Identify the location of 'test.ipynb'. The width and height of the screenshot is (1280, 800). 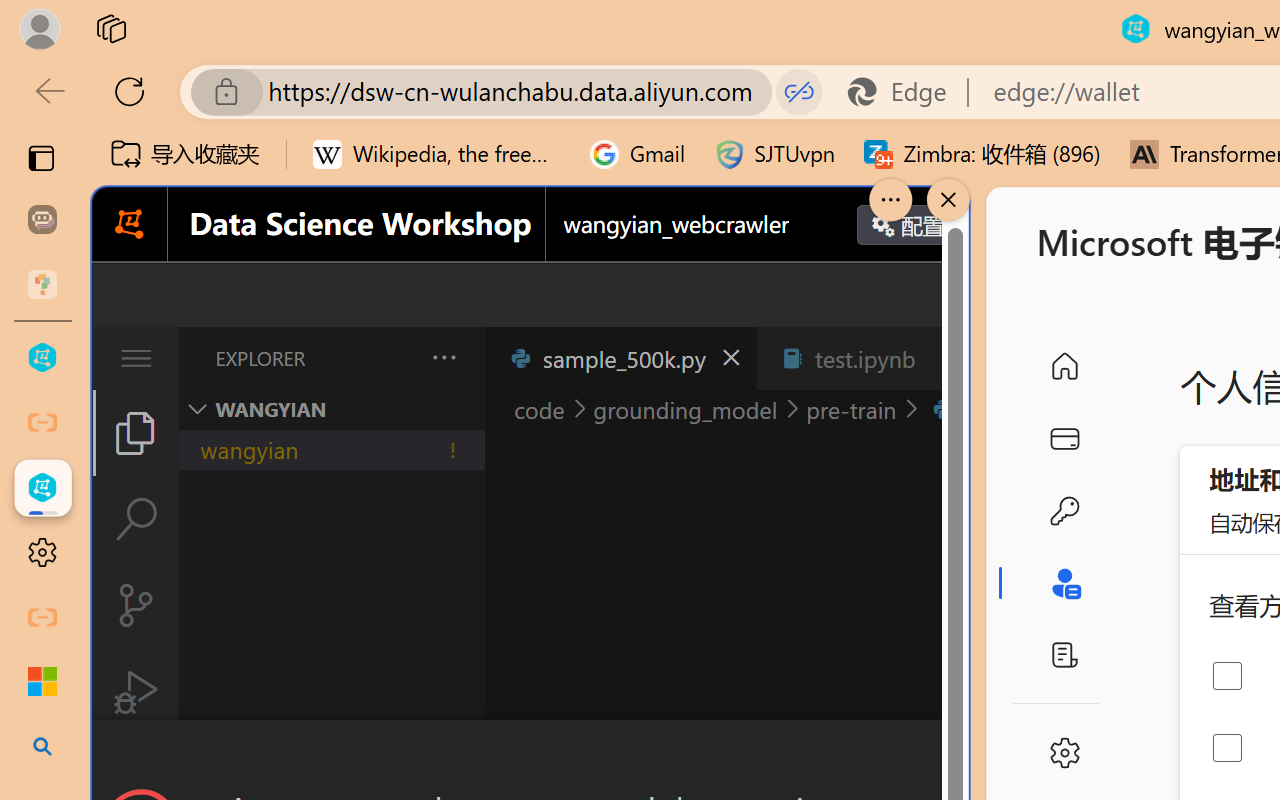
(864, 358).